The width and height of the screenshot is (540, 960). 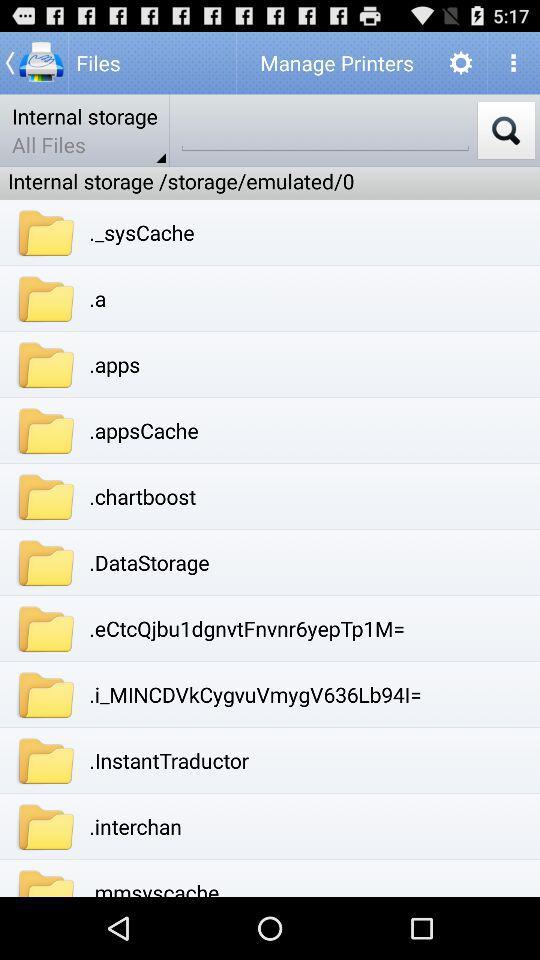 What do you see at coordinates (143, 430) in the screenshot?
I see `the item above .chartboost icon` at bounding box center [143, 430].